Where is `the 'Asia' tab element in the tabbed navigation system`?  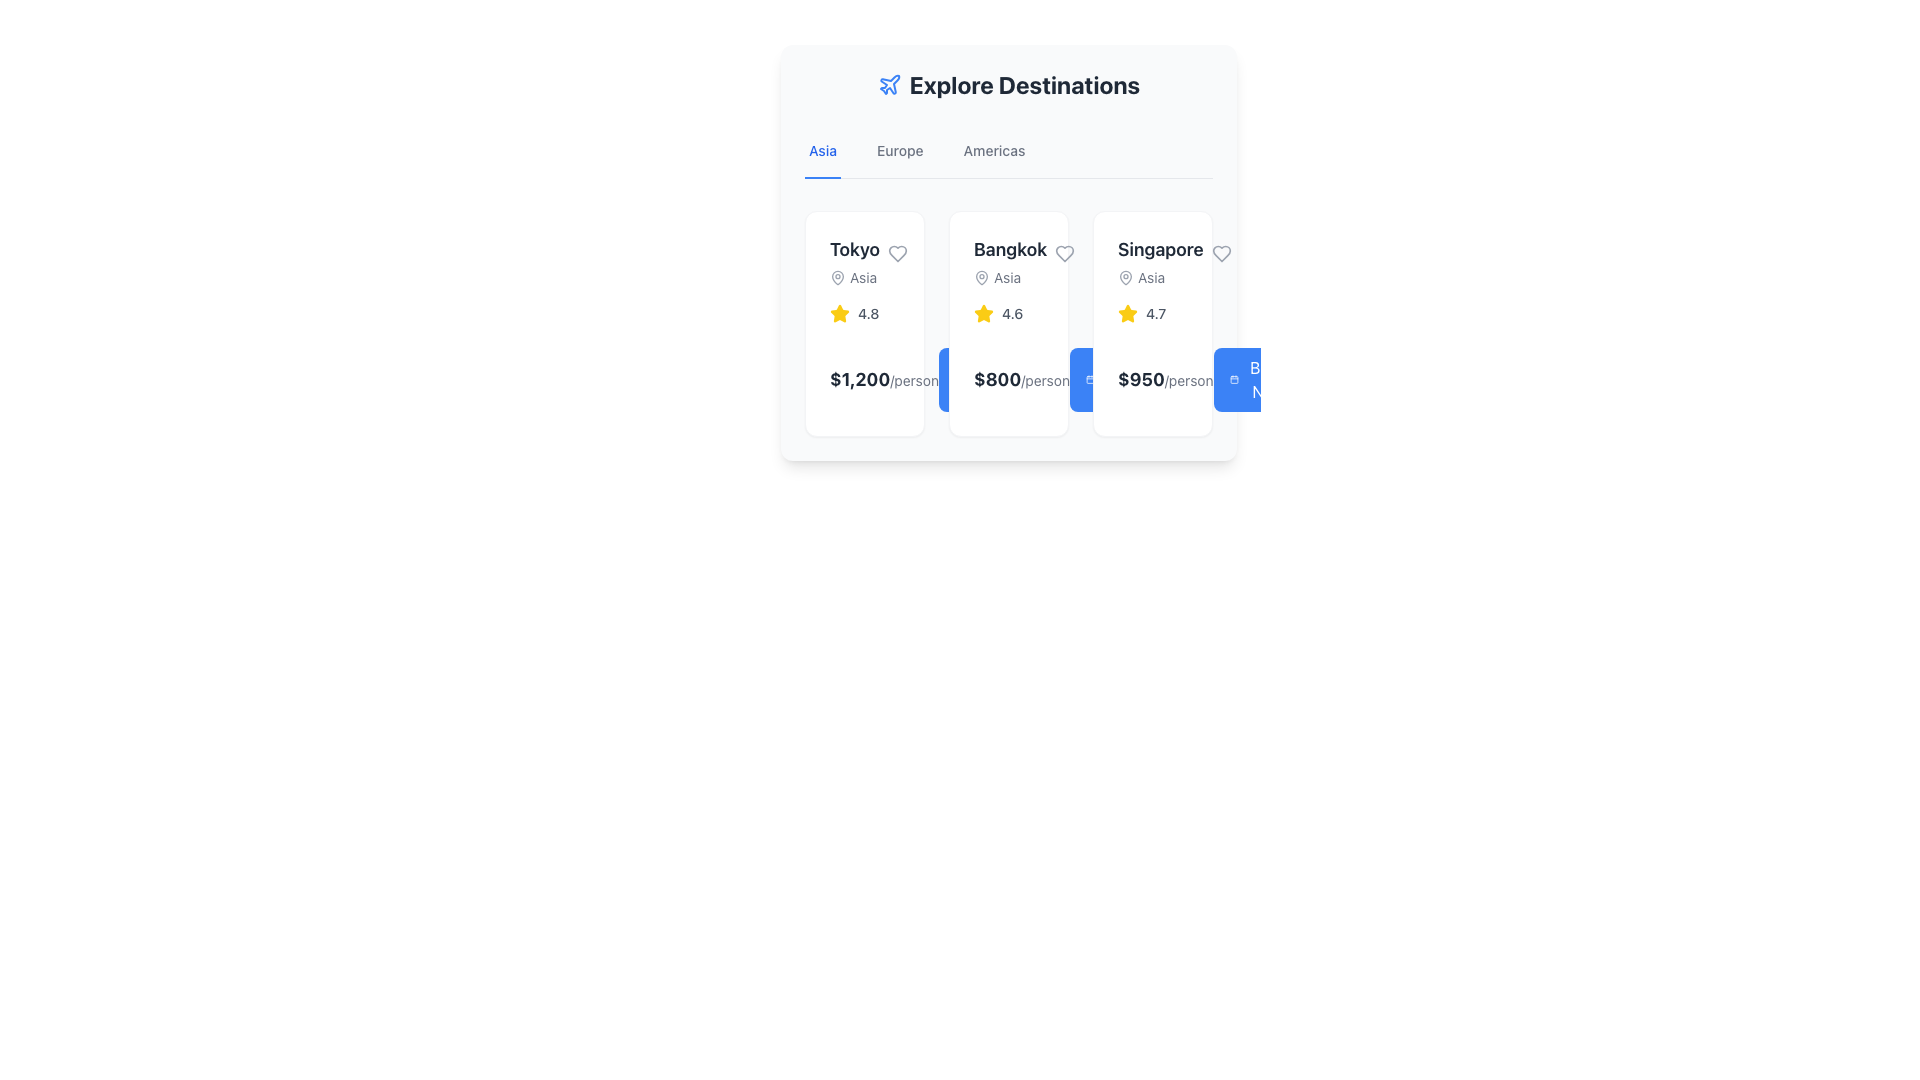
the 'Asia' tab element in the tabbed navigation system is located at coordinates (823, 150).